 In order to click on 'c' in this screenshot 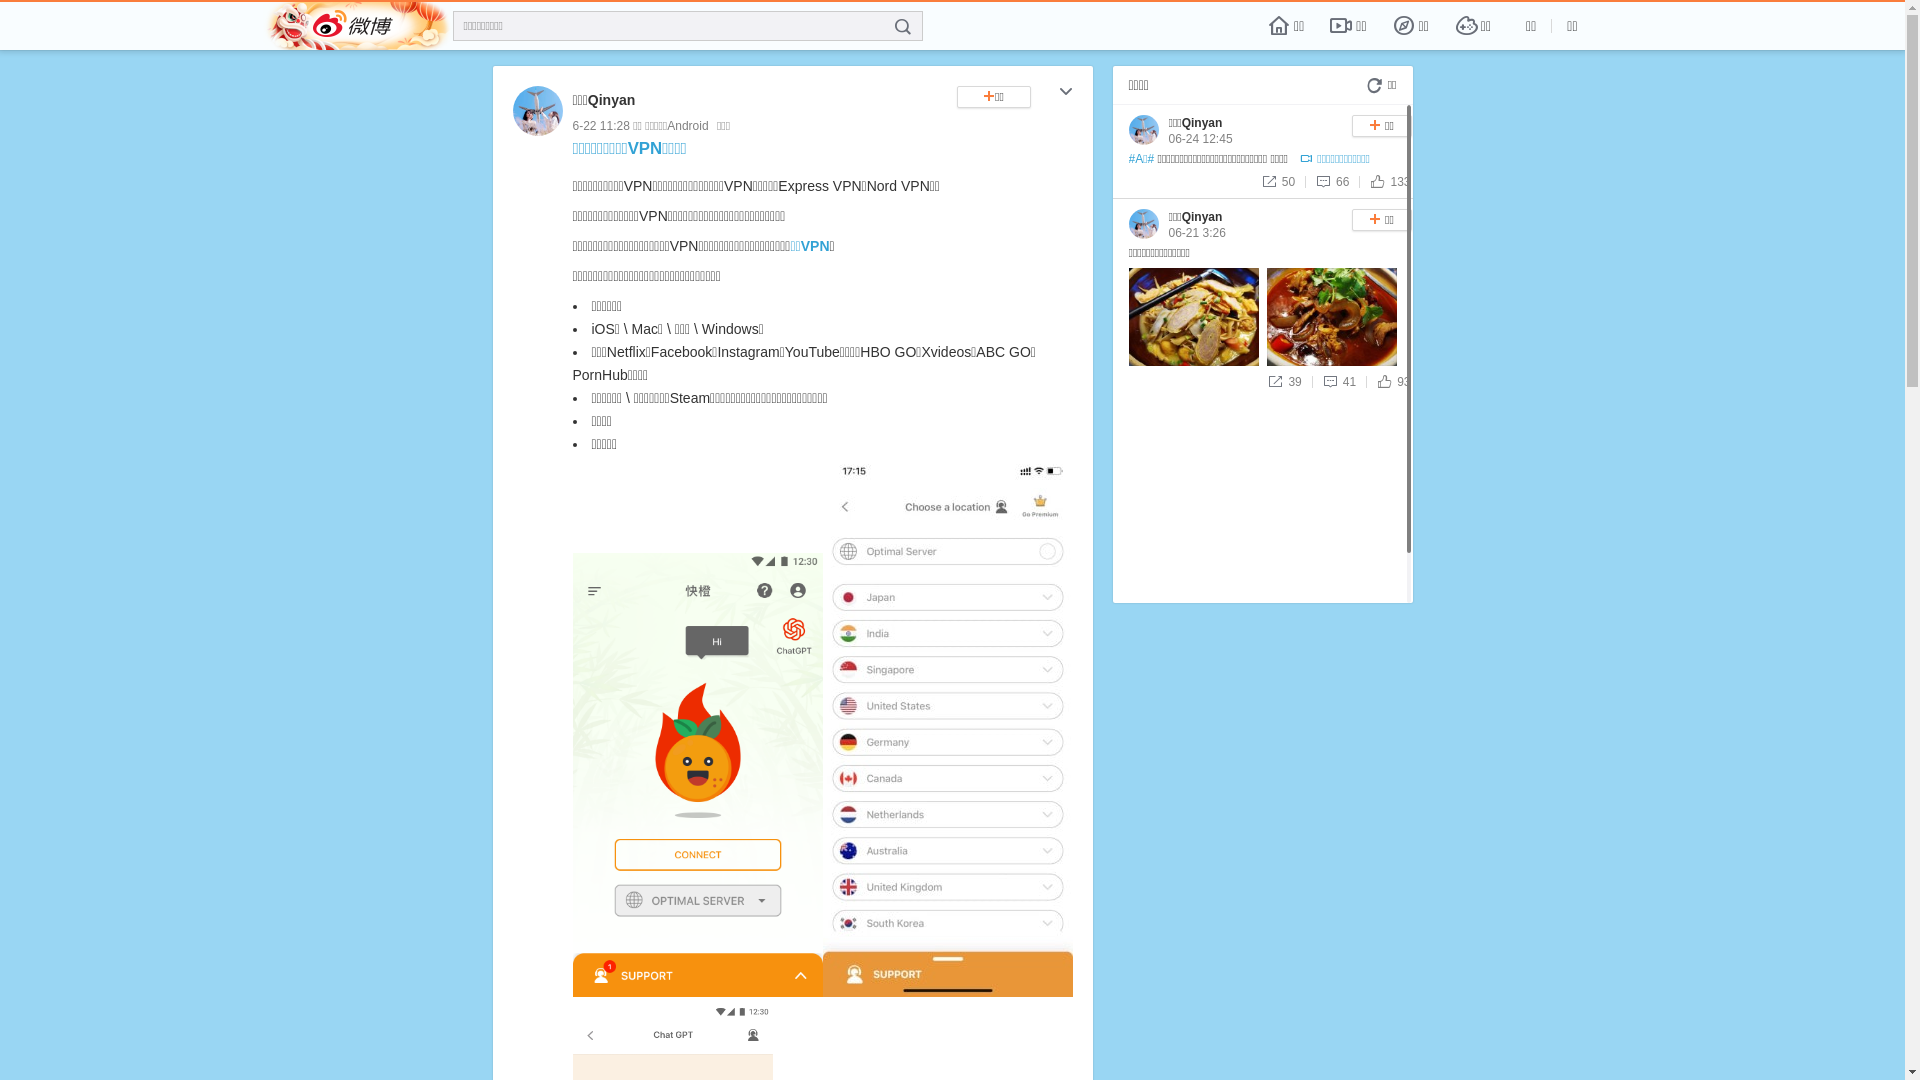, I will do `click(1065, 93)`.